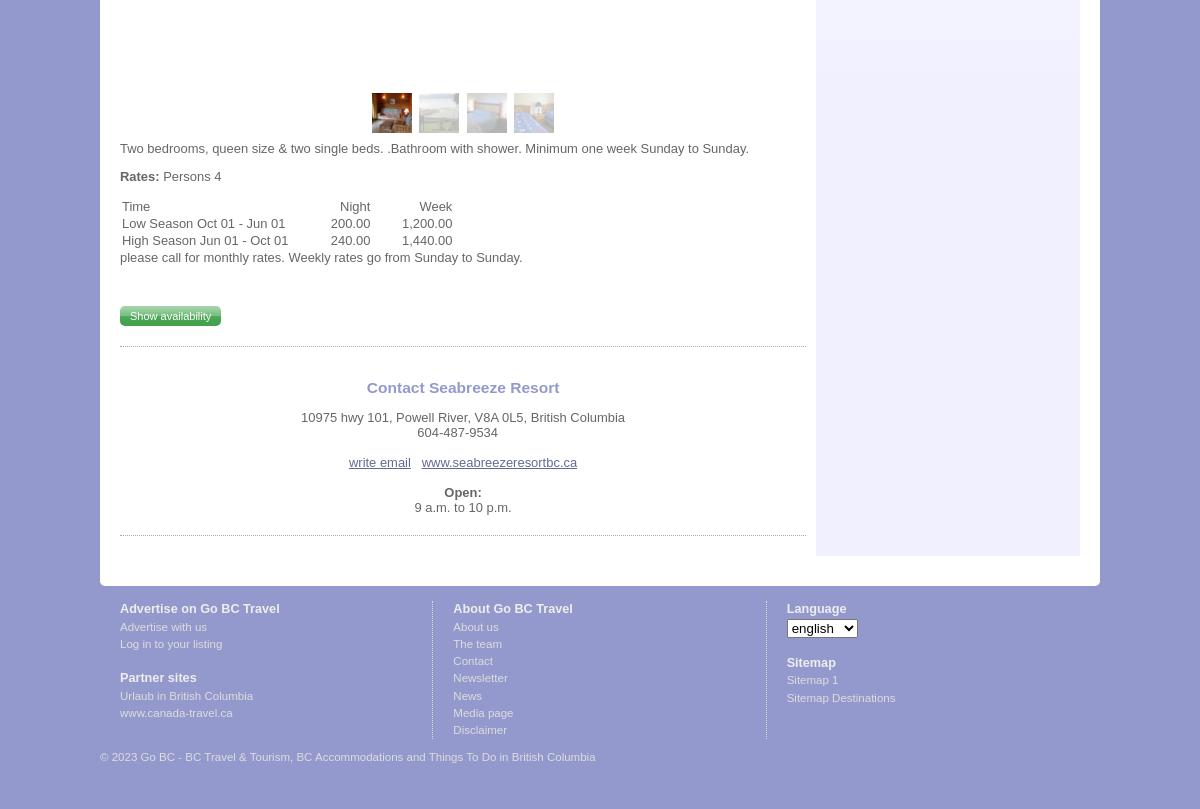 This screenshot has height=809, width=1200. What do you see at coordinates (461, 491) in the screenshot?
I see `'Open:'` at bounding box center [461, 491].